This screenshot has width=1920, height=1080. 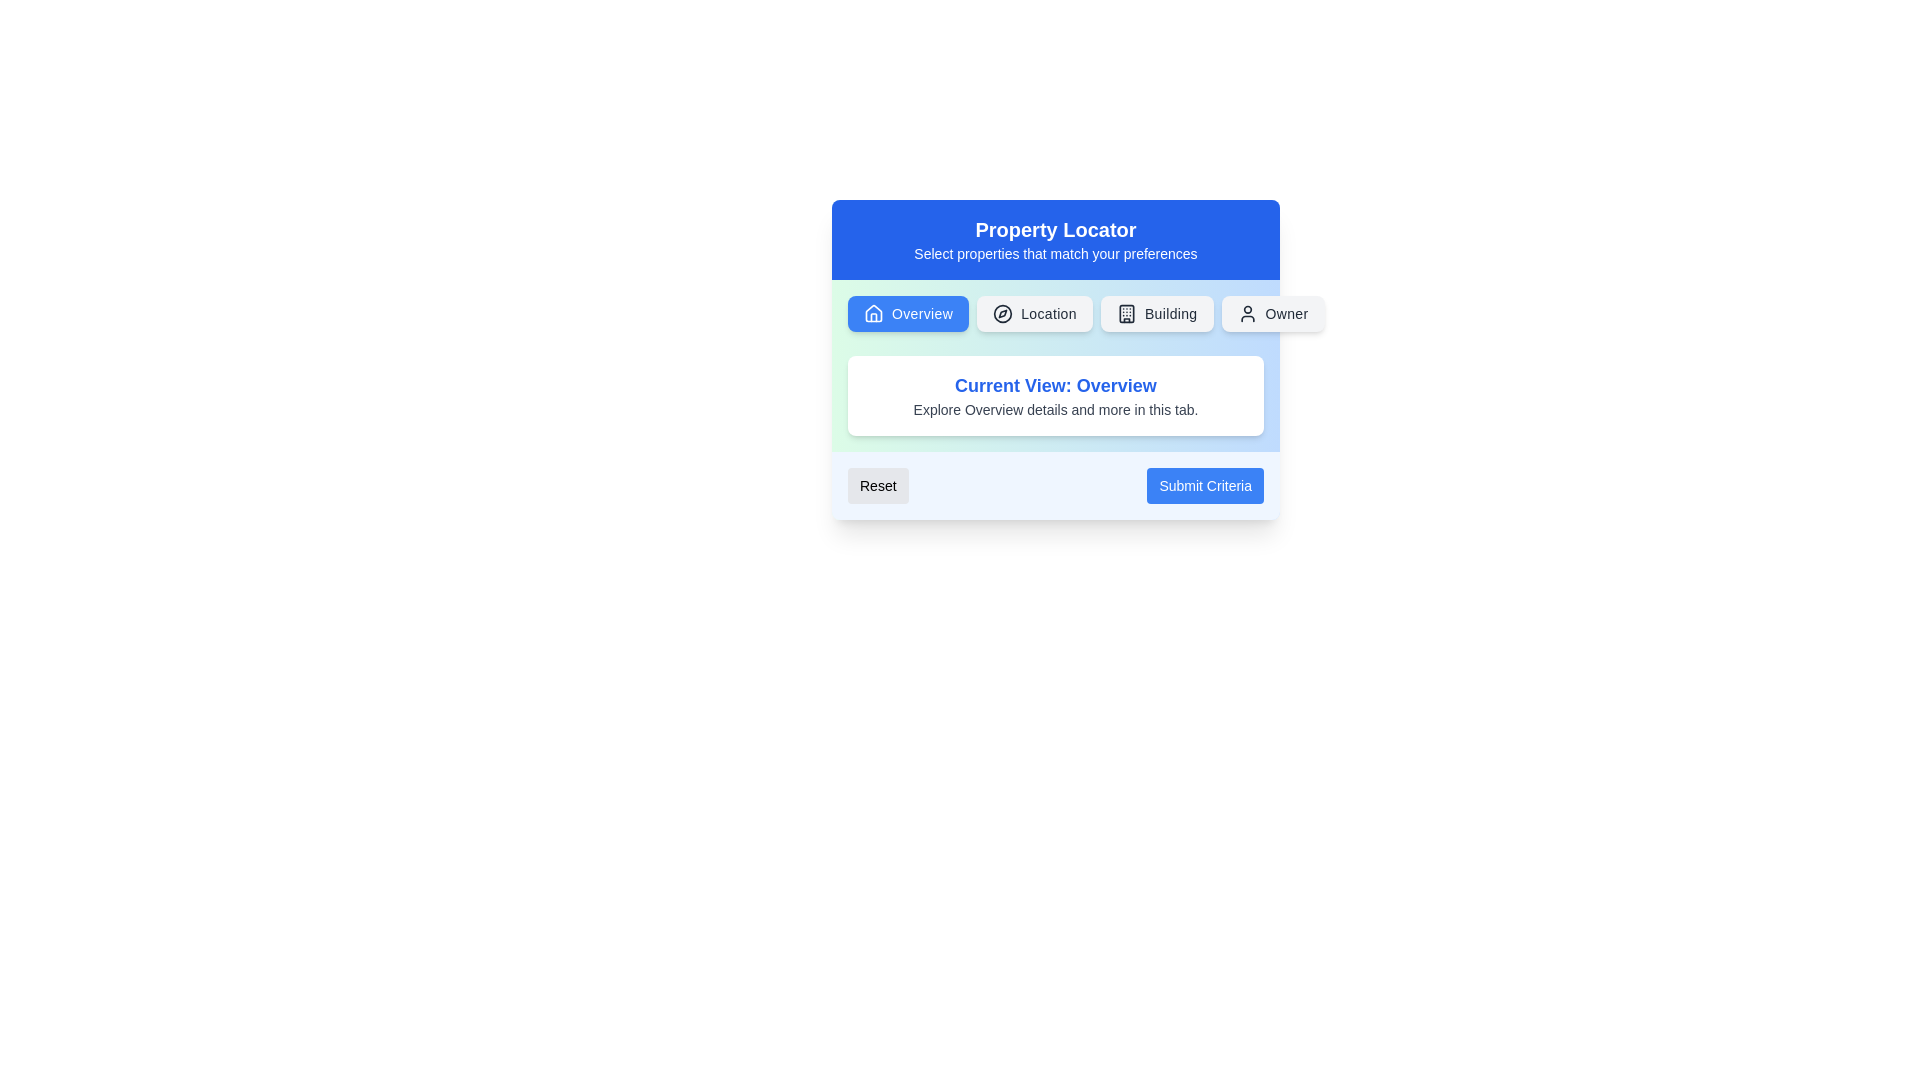 I want to click on the navigation button that directs the user to the 'Location' section, which is the second button in a row of four located below the 'Property Locator' heading, so click(x=1055, y=313).